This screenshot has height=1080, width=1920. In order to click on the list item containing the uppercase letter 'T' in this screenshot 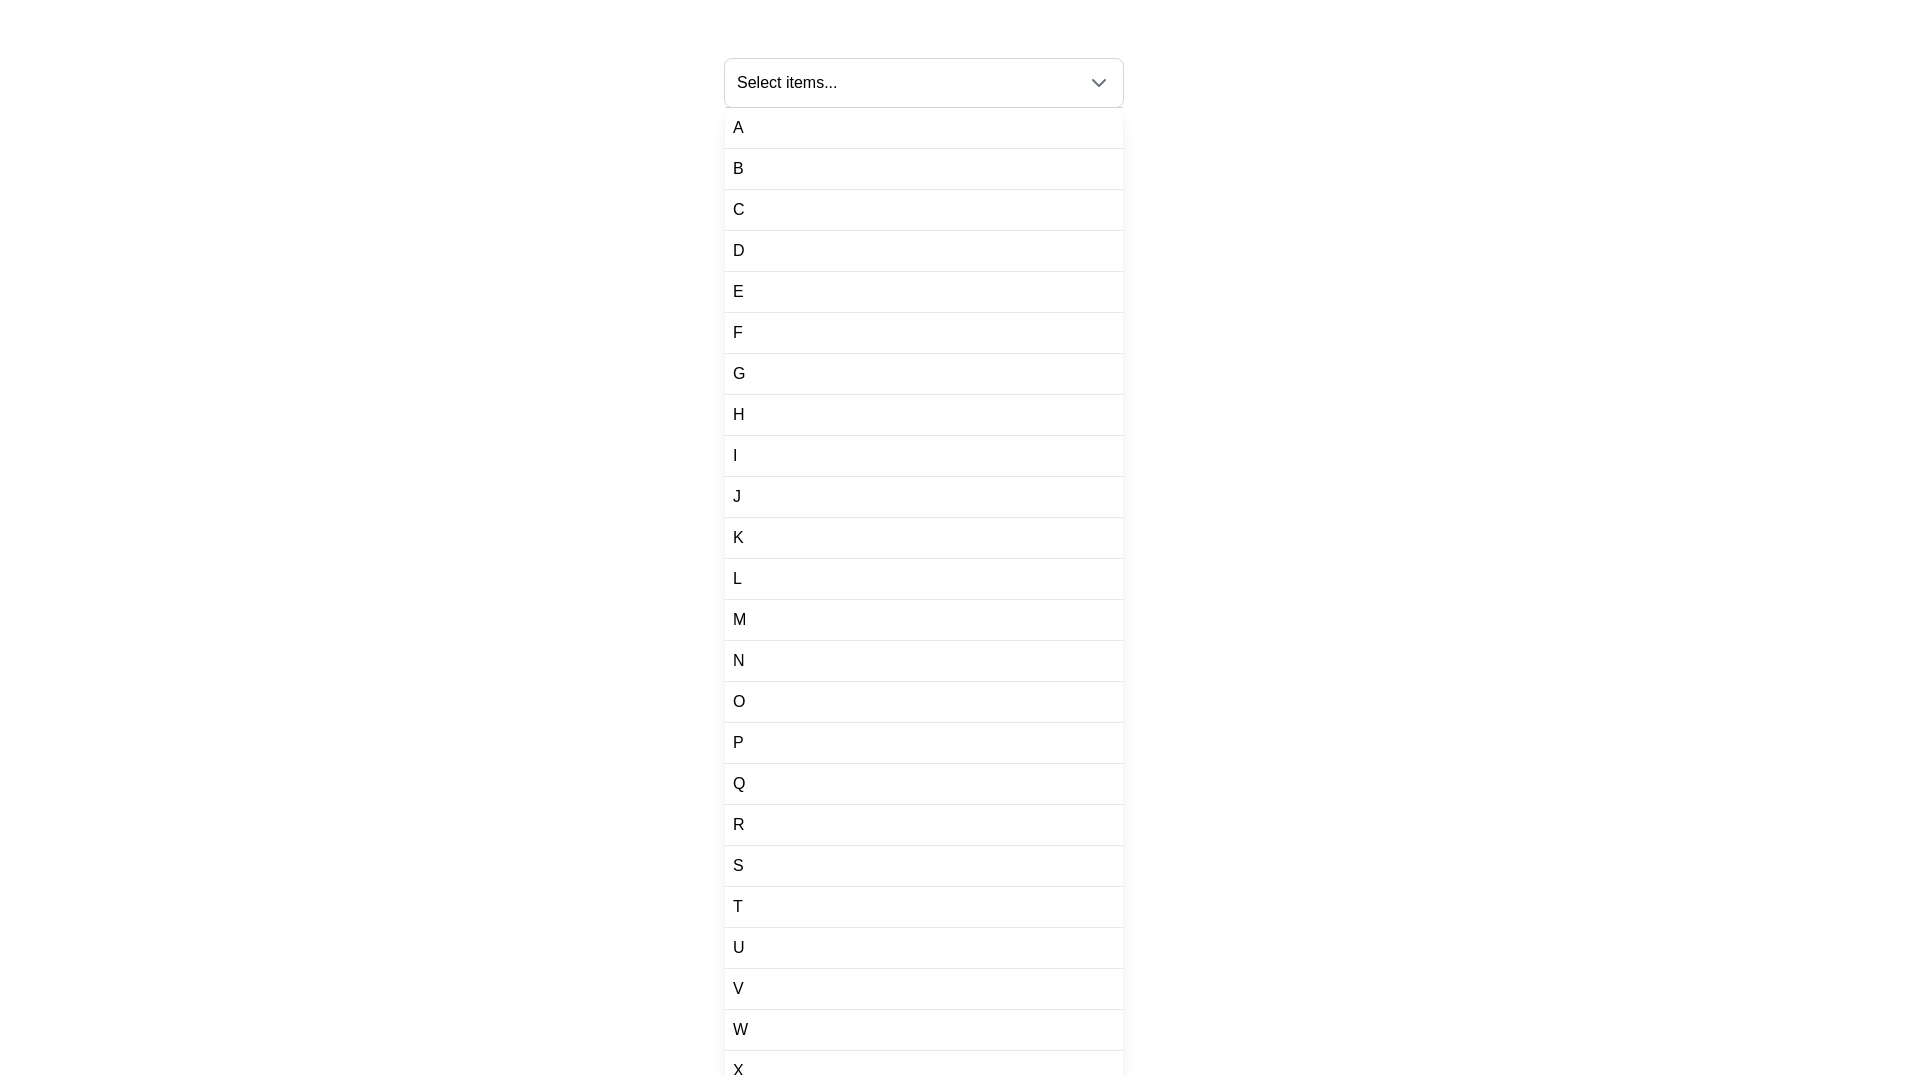, I will do `click(736, 906)`.